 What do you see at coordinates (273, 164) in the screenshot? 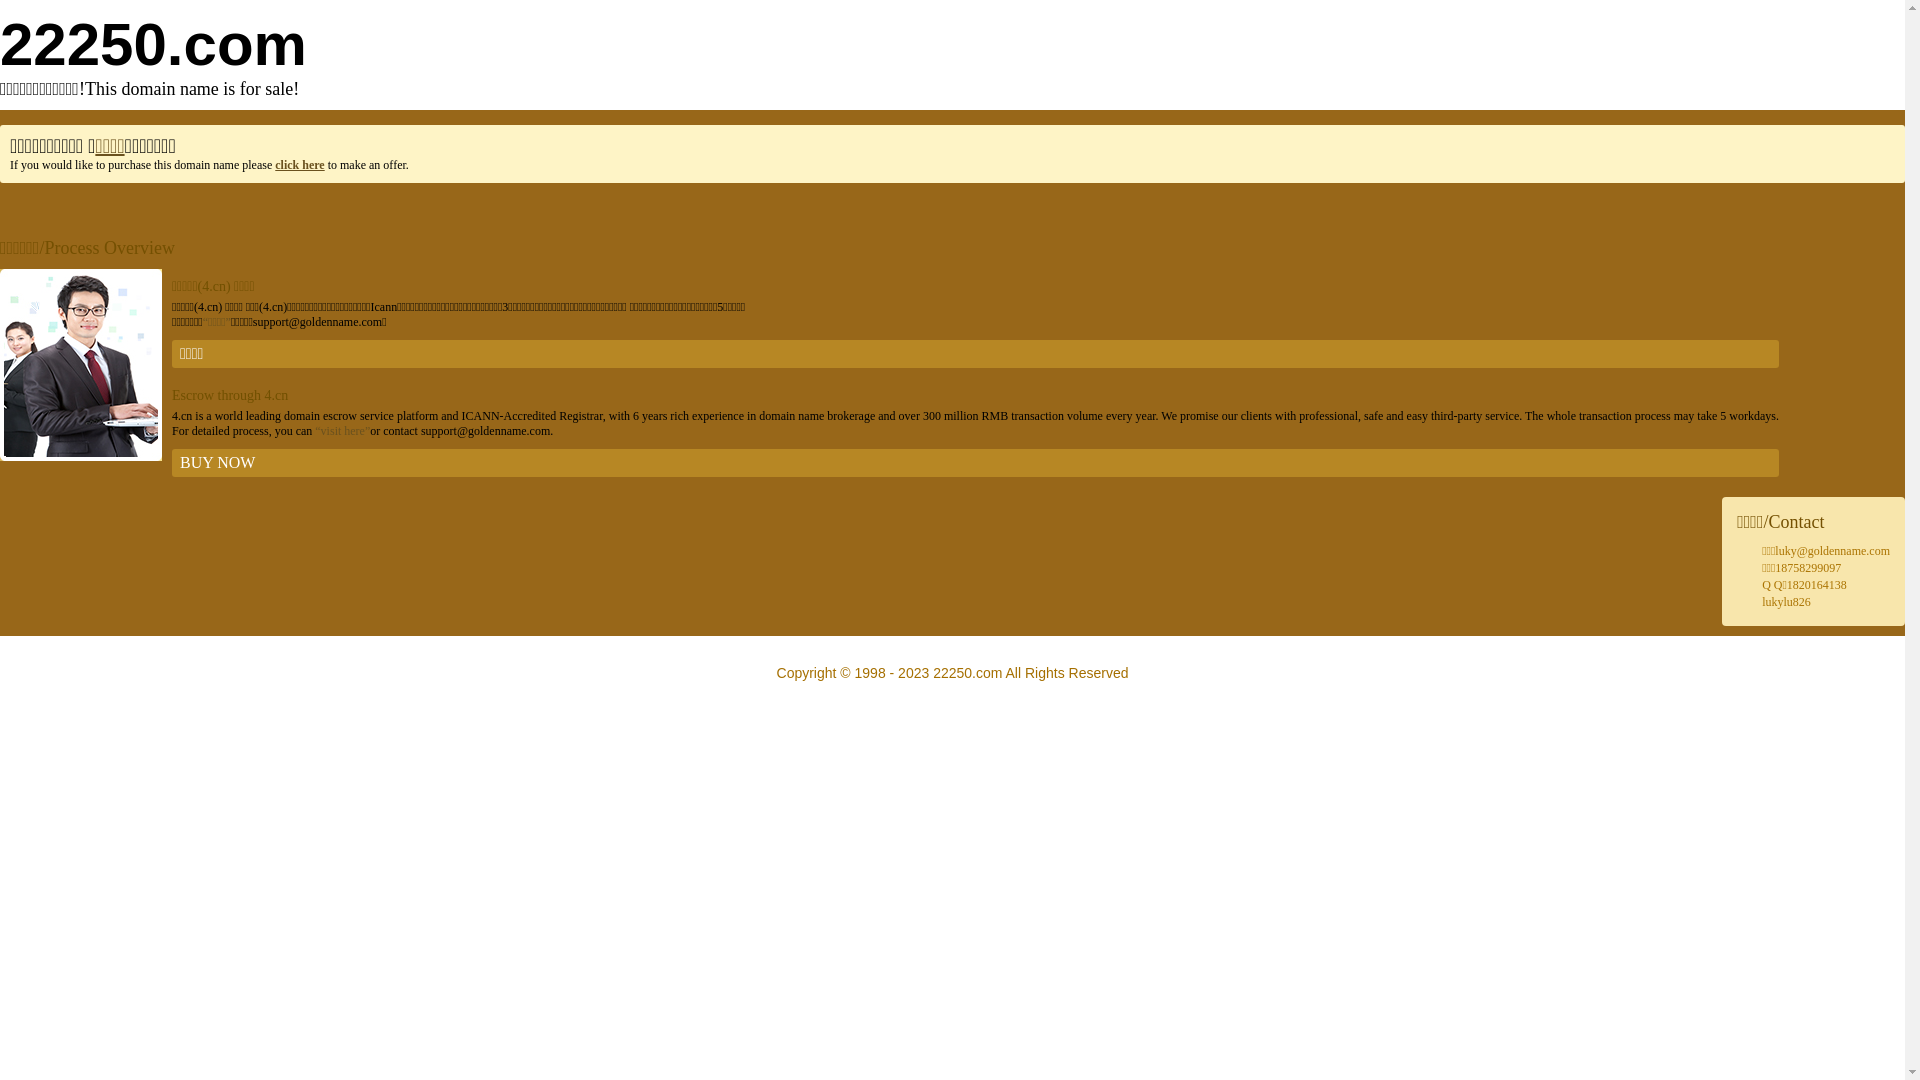
I see `'click here'` at bounding box center [273, 164].